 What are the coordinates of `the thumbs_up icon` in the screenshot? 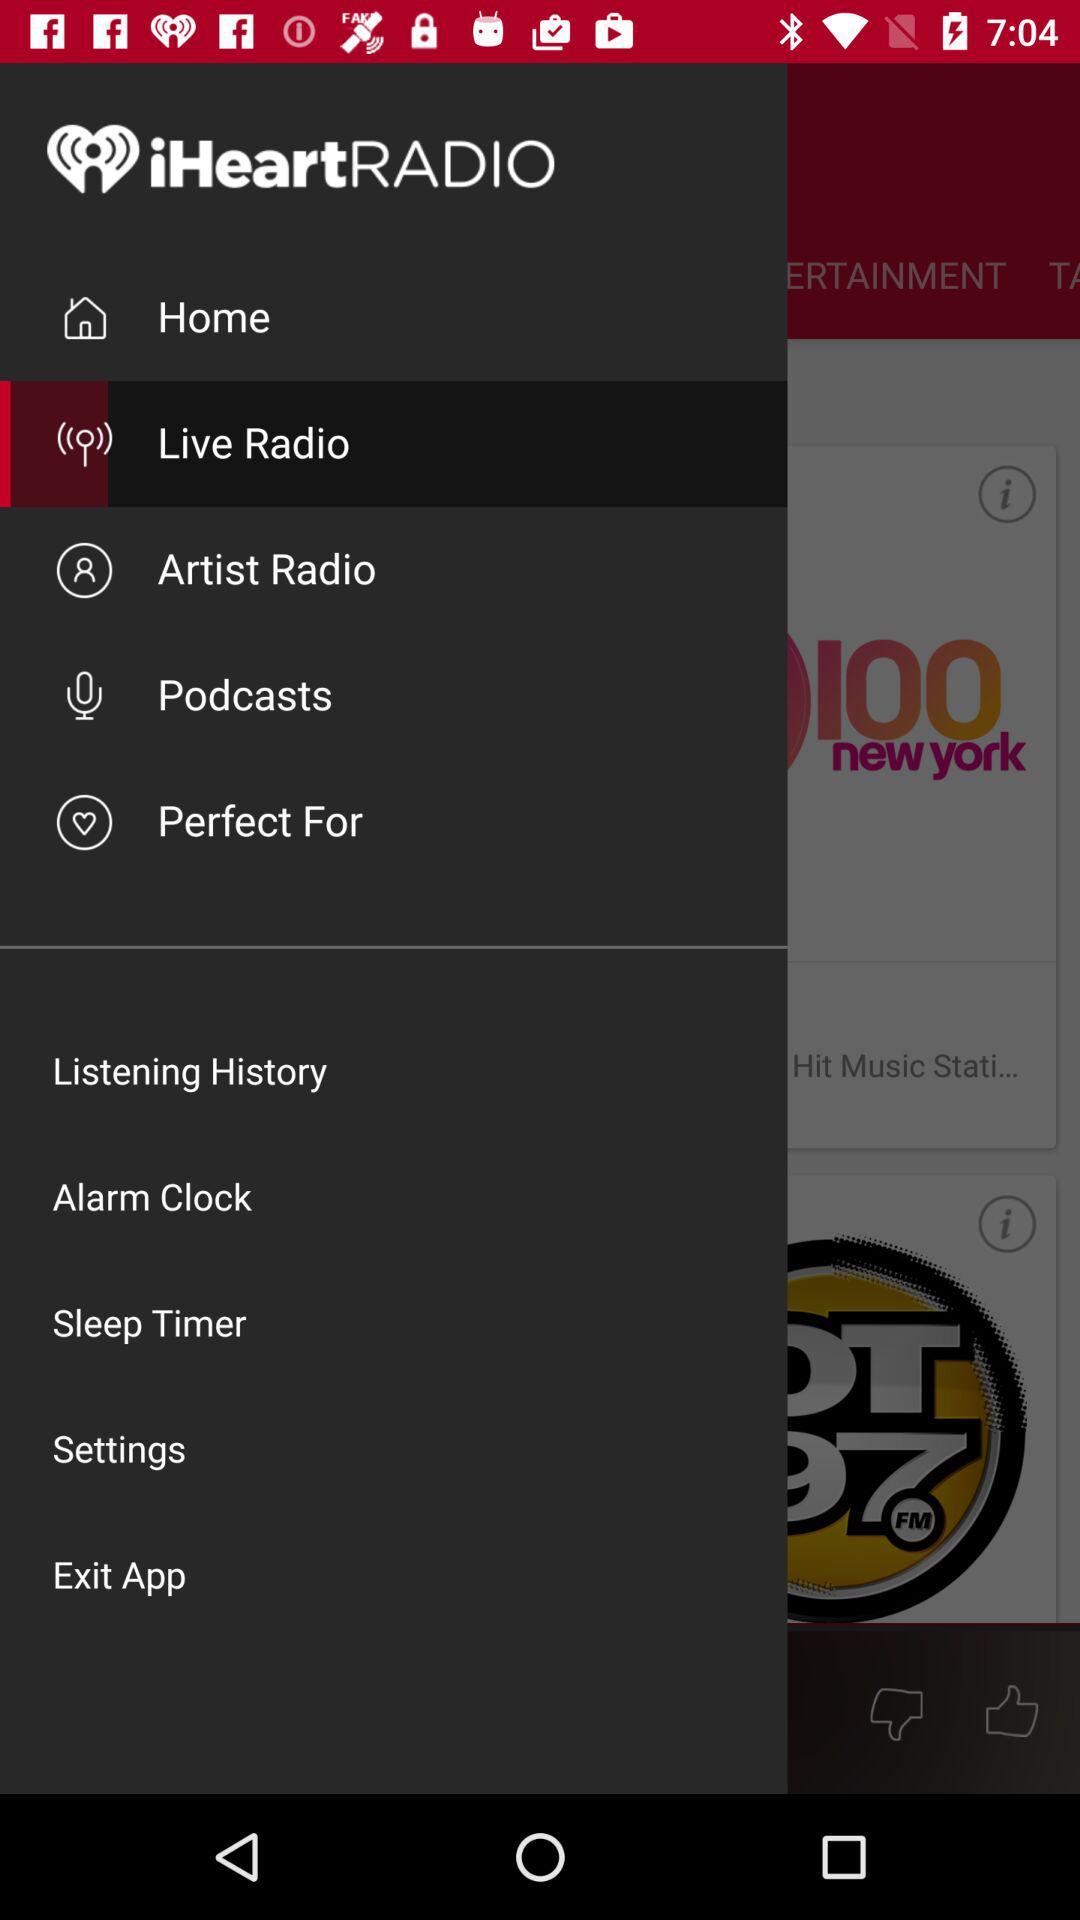 It's located at (1012, 1711).